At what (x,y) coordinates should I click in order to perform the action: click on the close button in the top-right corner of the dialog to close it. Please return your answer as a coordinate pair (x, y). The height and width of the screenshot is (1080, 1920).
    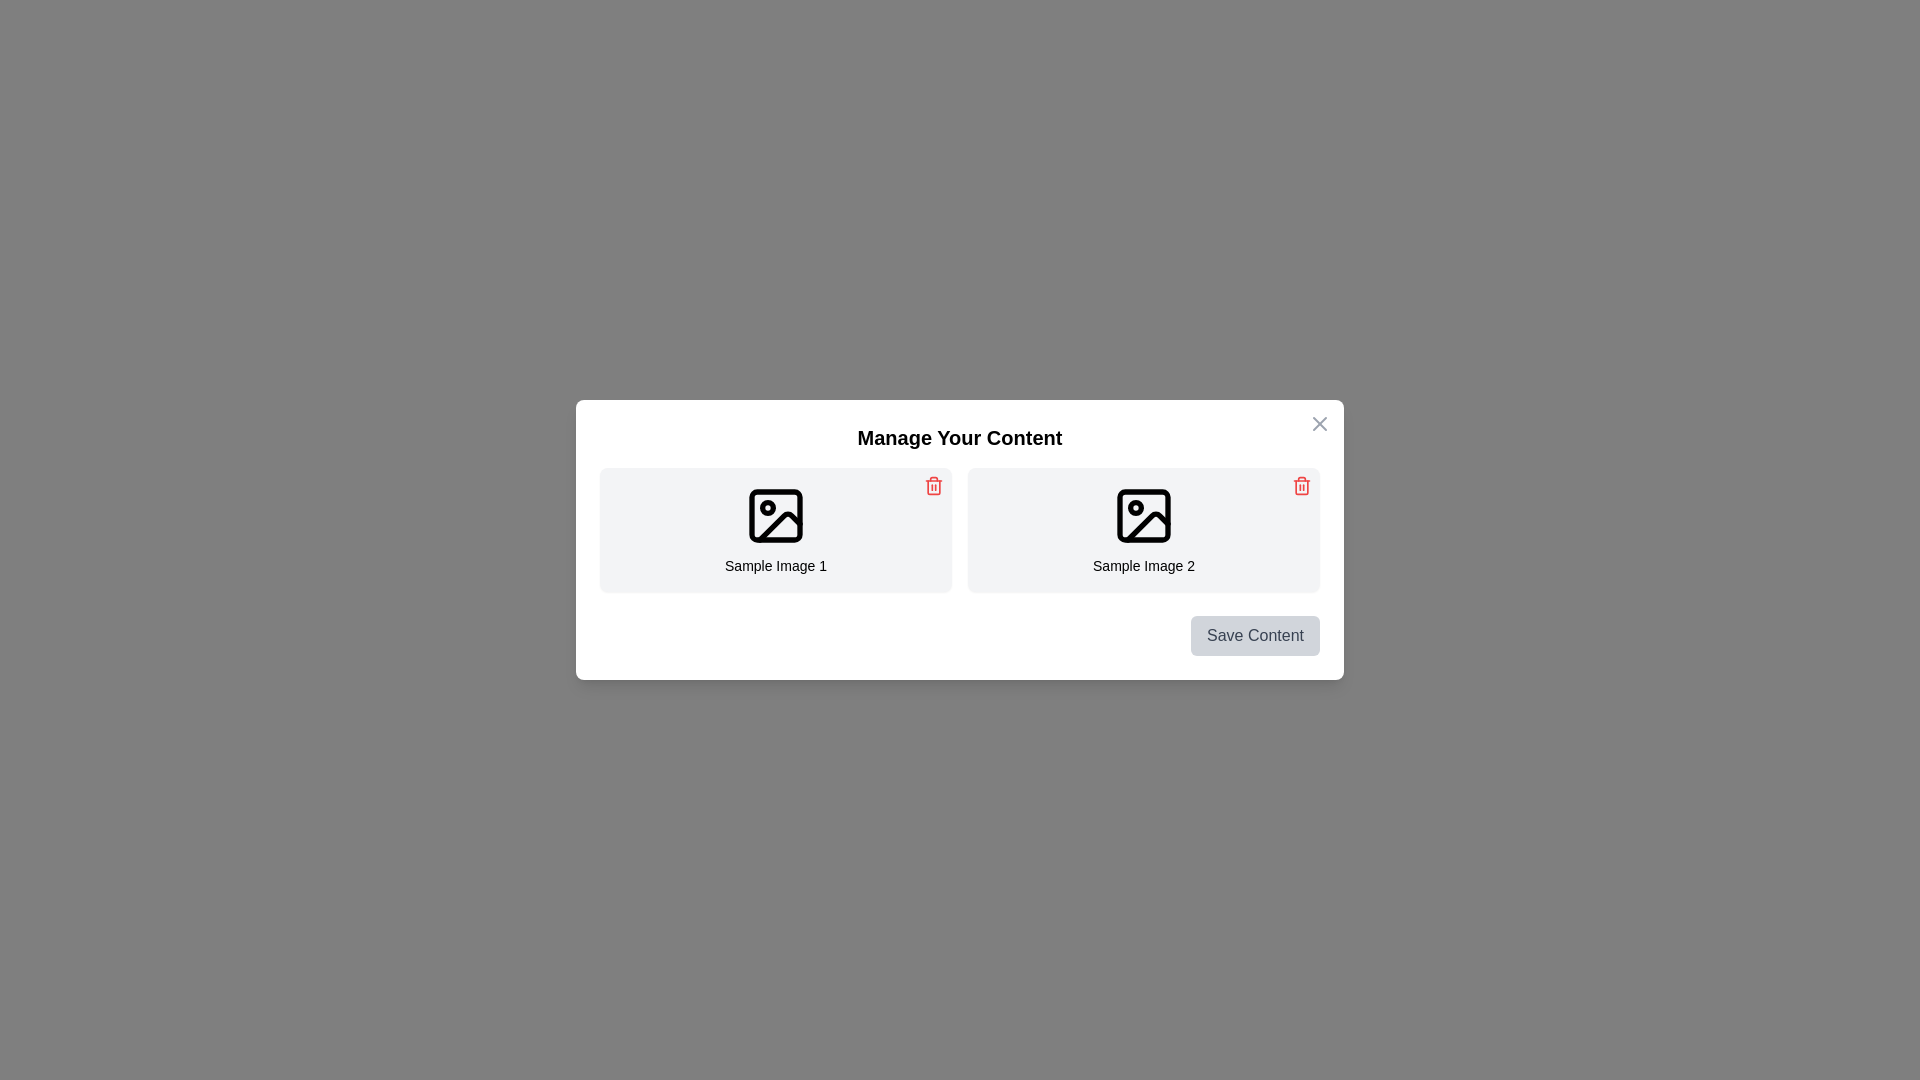
    Looking at the image, I should click on (1320, 423).